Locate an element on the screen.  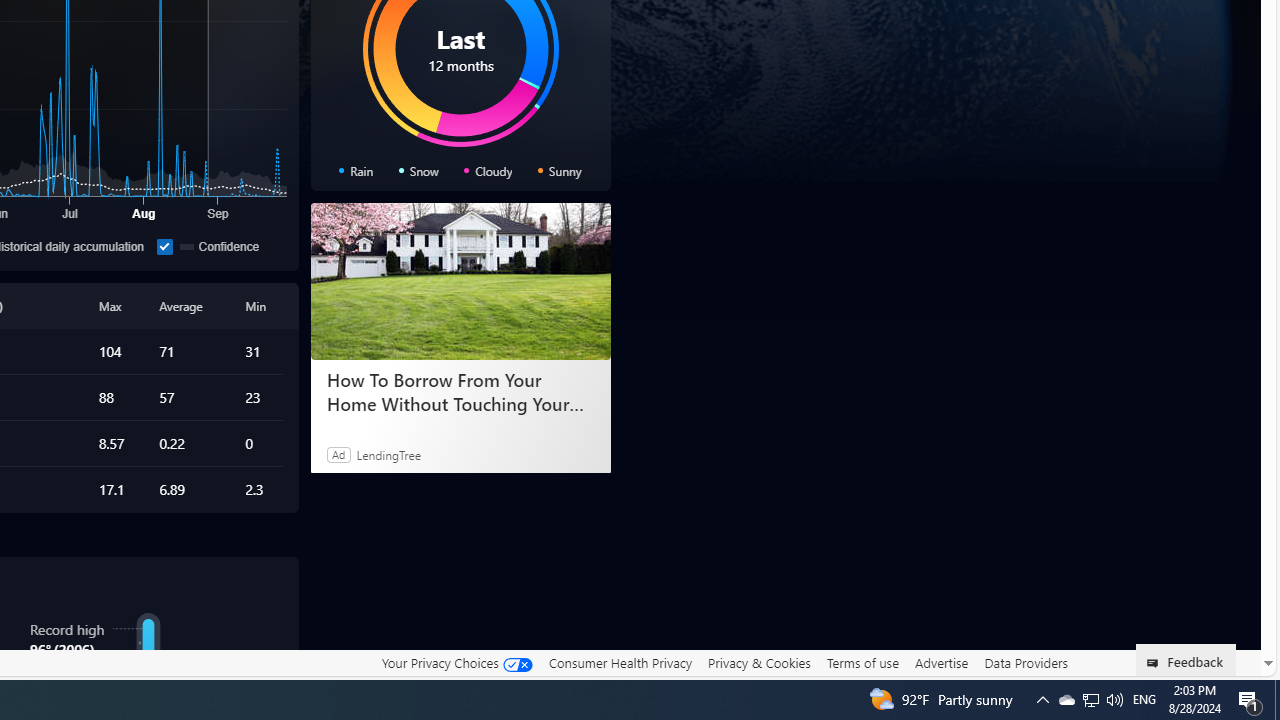
'Data Providers' is located at coordinates (1025, 662).